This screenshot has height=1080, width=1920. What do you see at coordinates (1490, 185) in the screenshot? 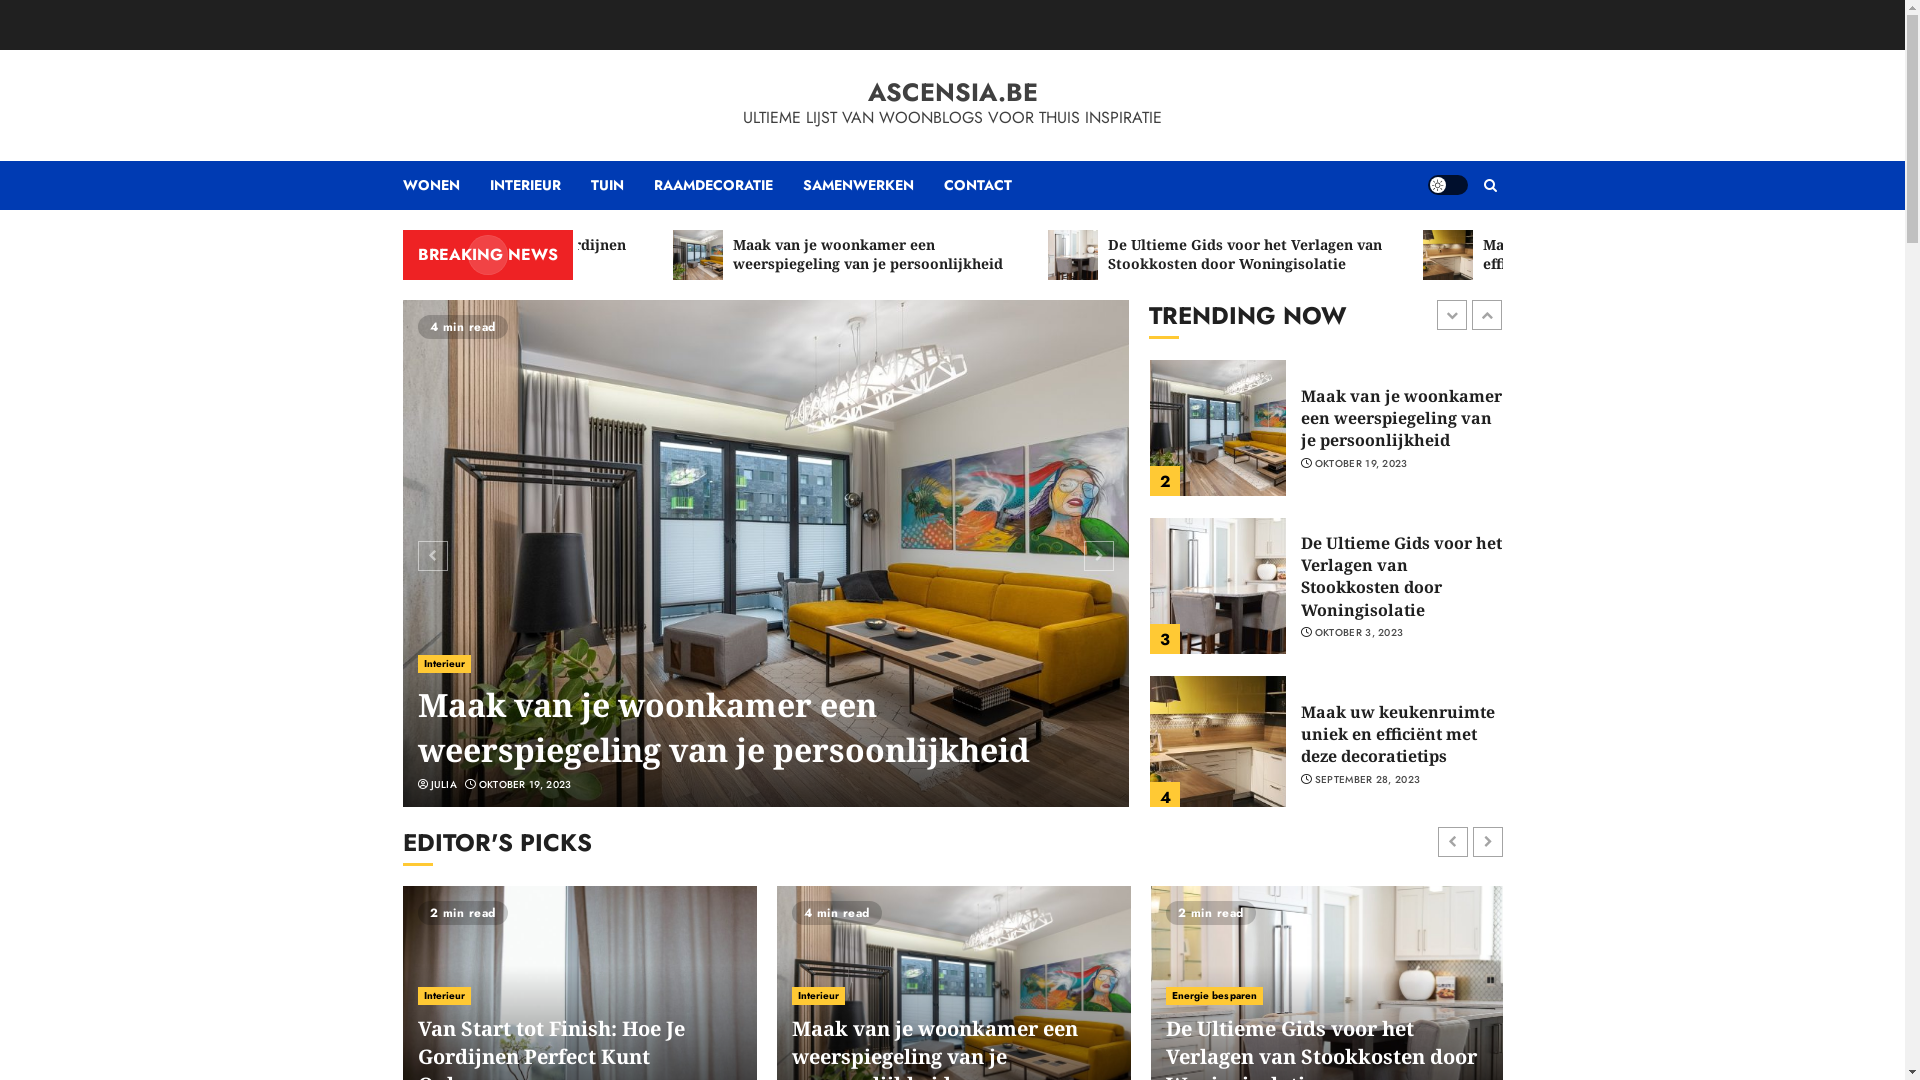
I see `'Search'` at bounding box center [1490, 185].